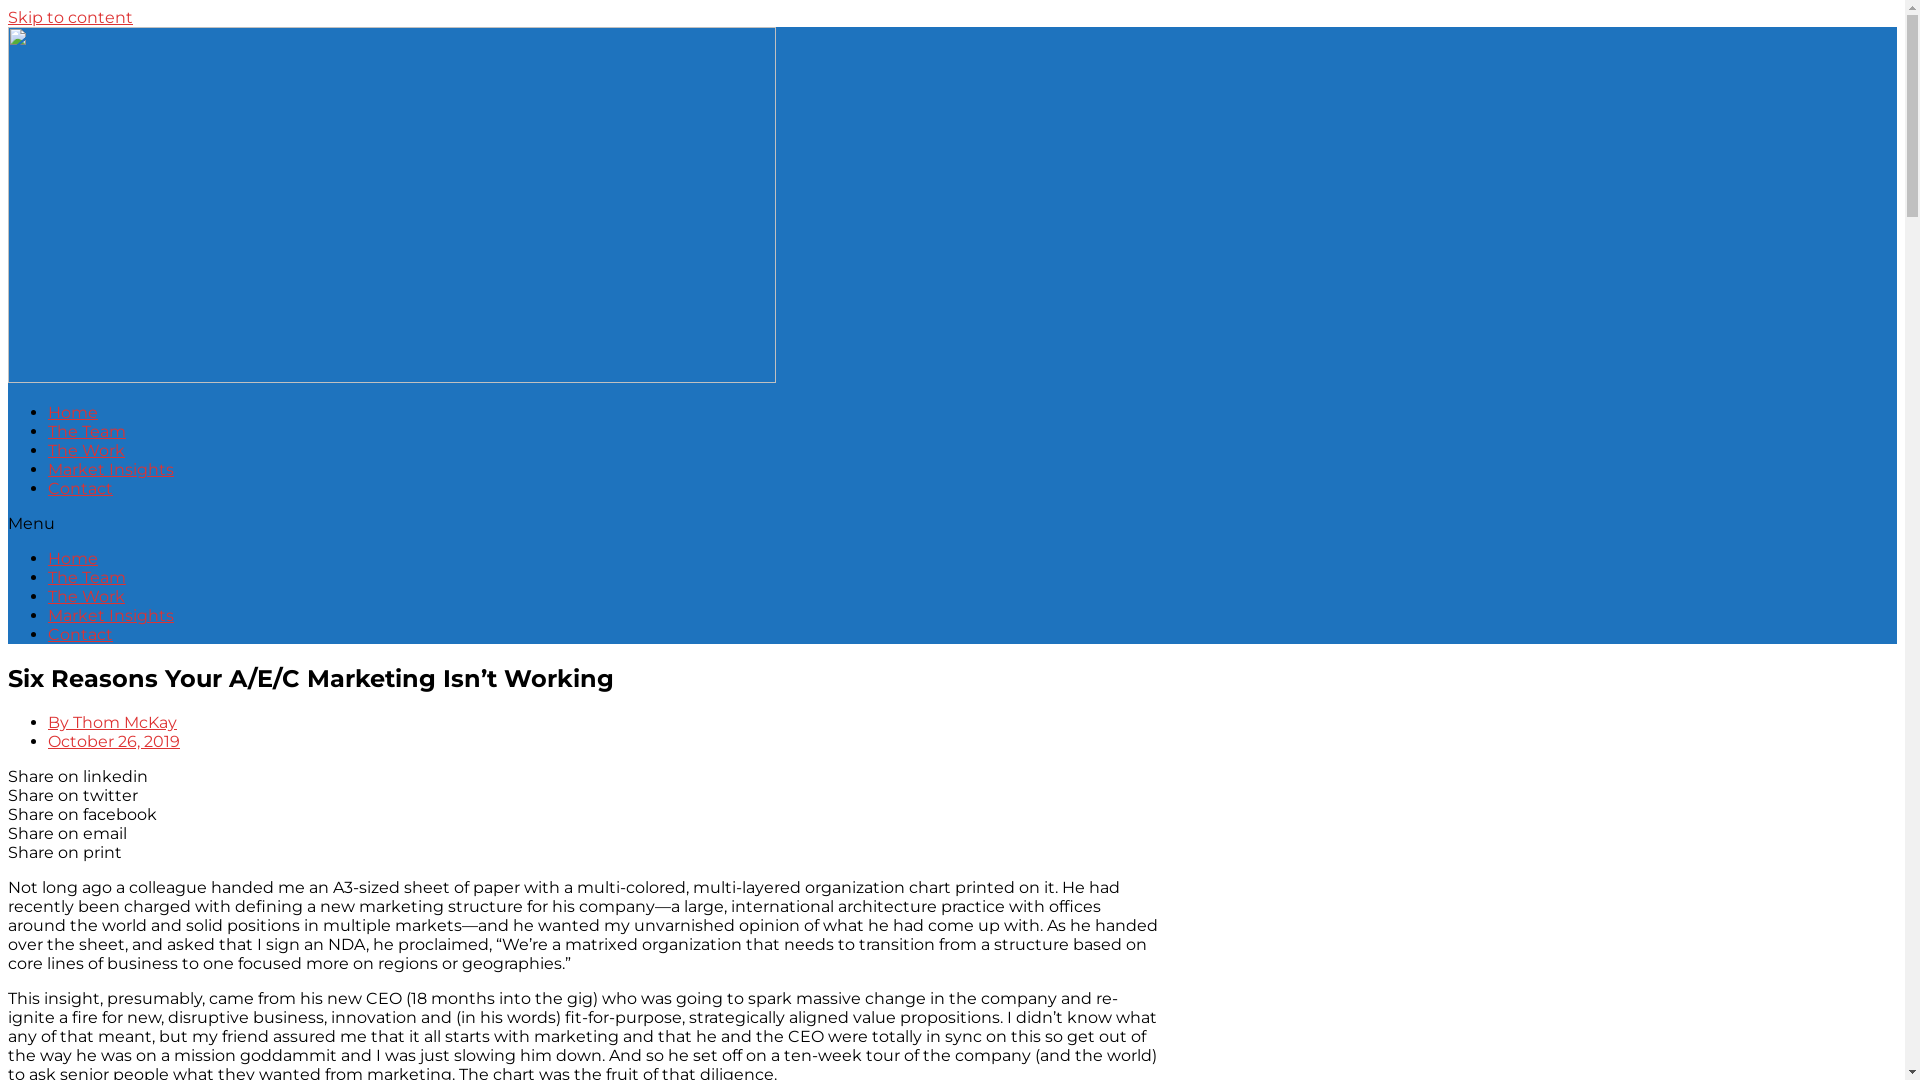 The image size is (1920, 1080). Describe the element at coordinates (85, 450) in the screenshot. I see `'The Work'` at that location.